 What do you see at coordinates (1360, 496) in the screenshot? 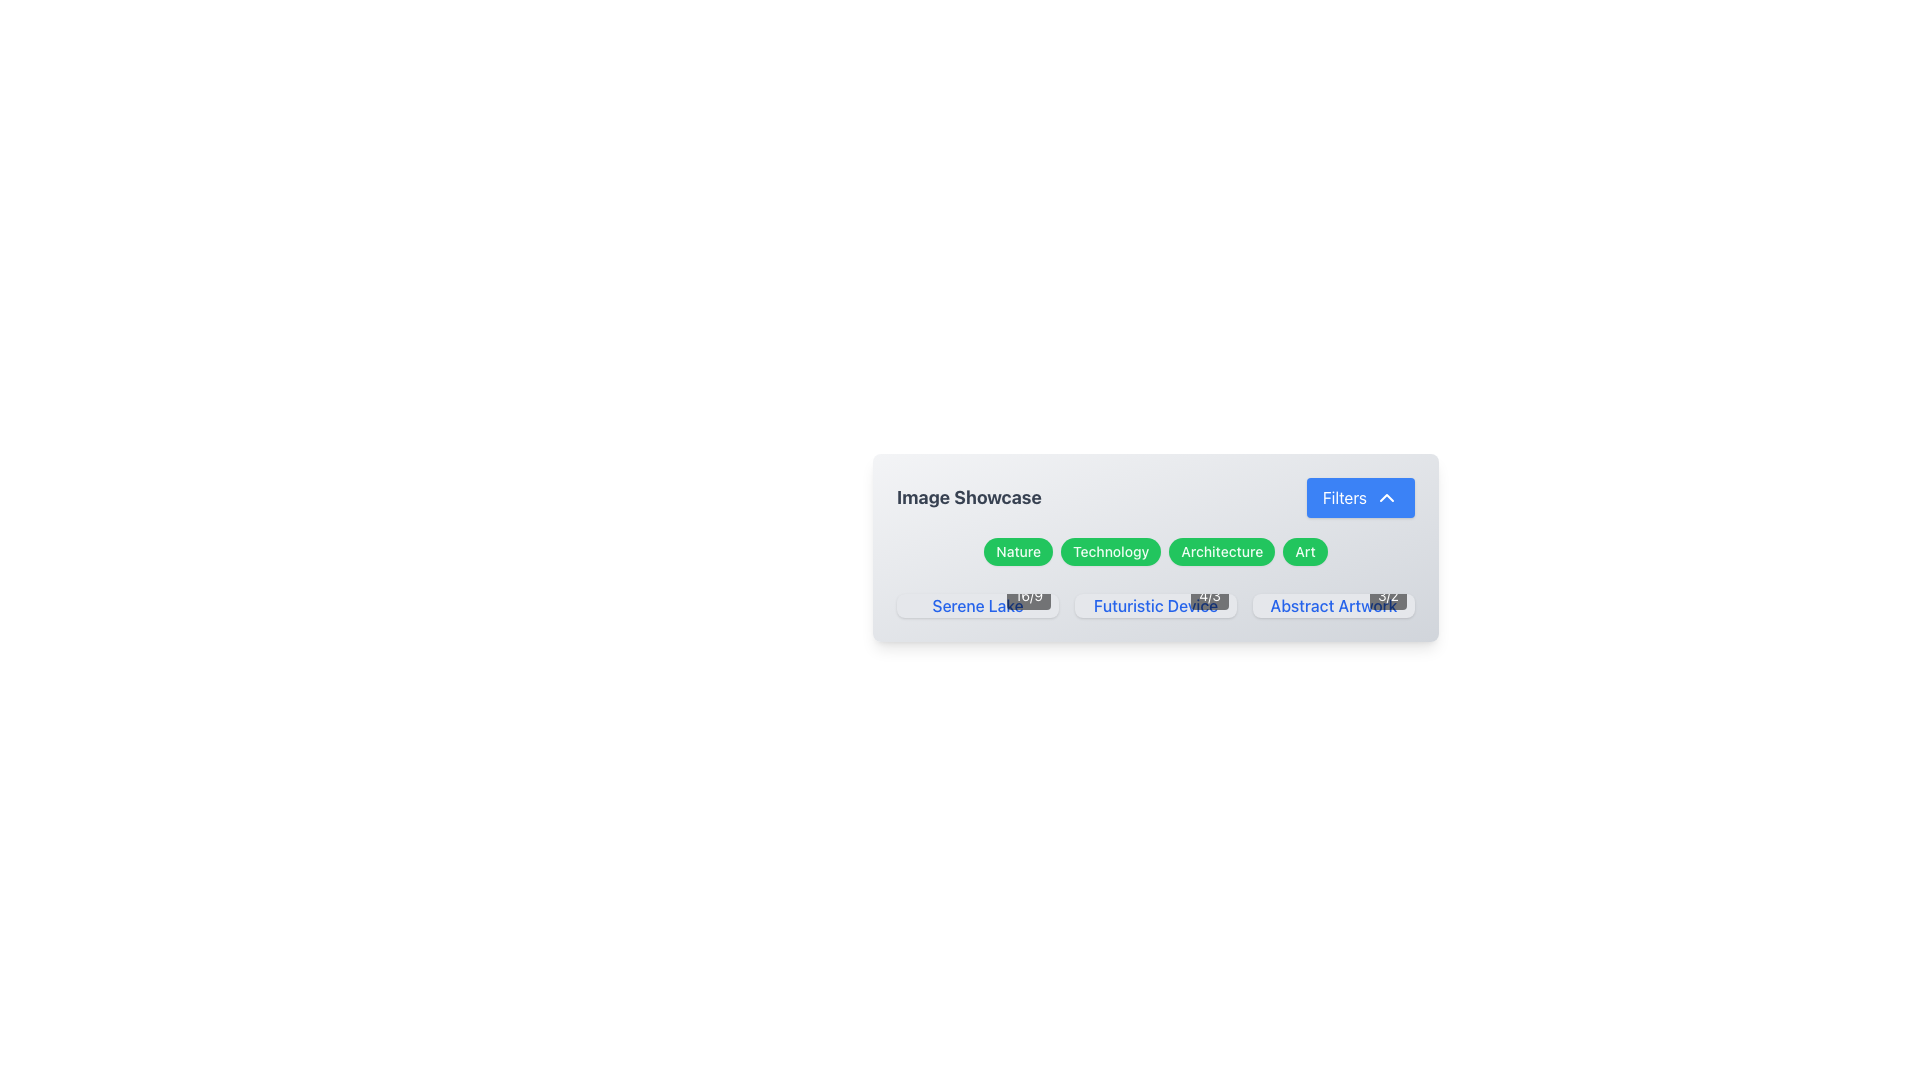
I see `the blue rectangular button labeled 'Filters' located on the right side of the header row titled 'Image Showcase' for accessibility navigation` at bounding box center [1360, 496].